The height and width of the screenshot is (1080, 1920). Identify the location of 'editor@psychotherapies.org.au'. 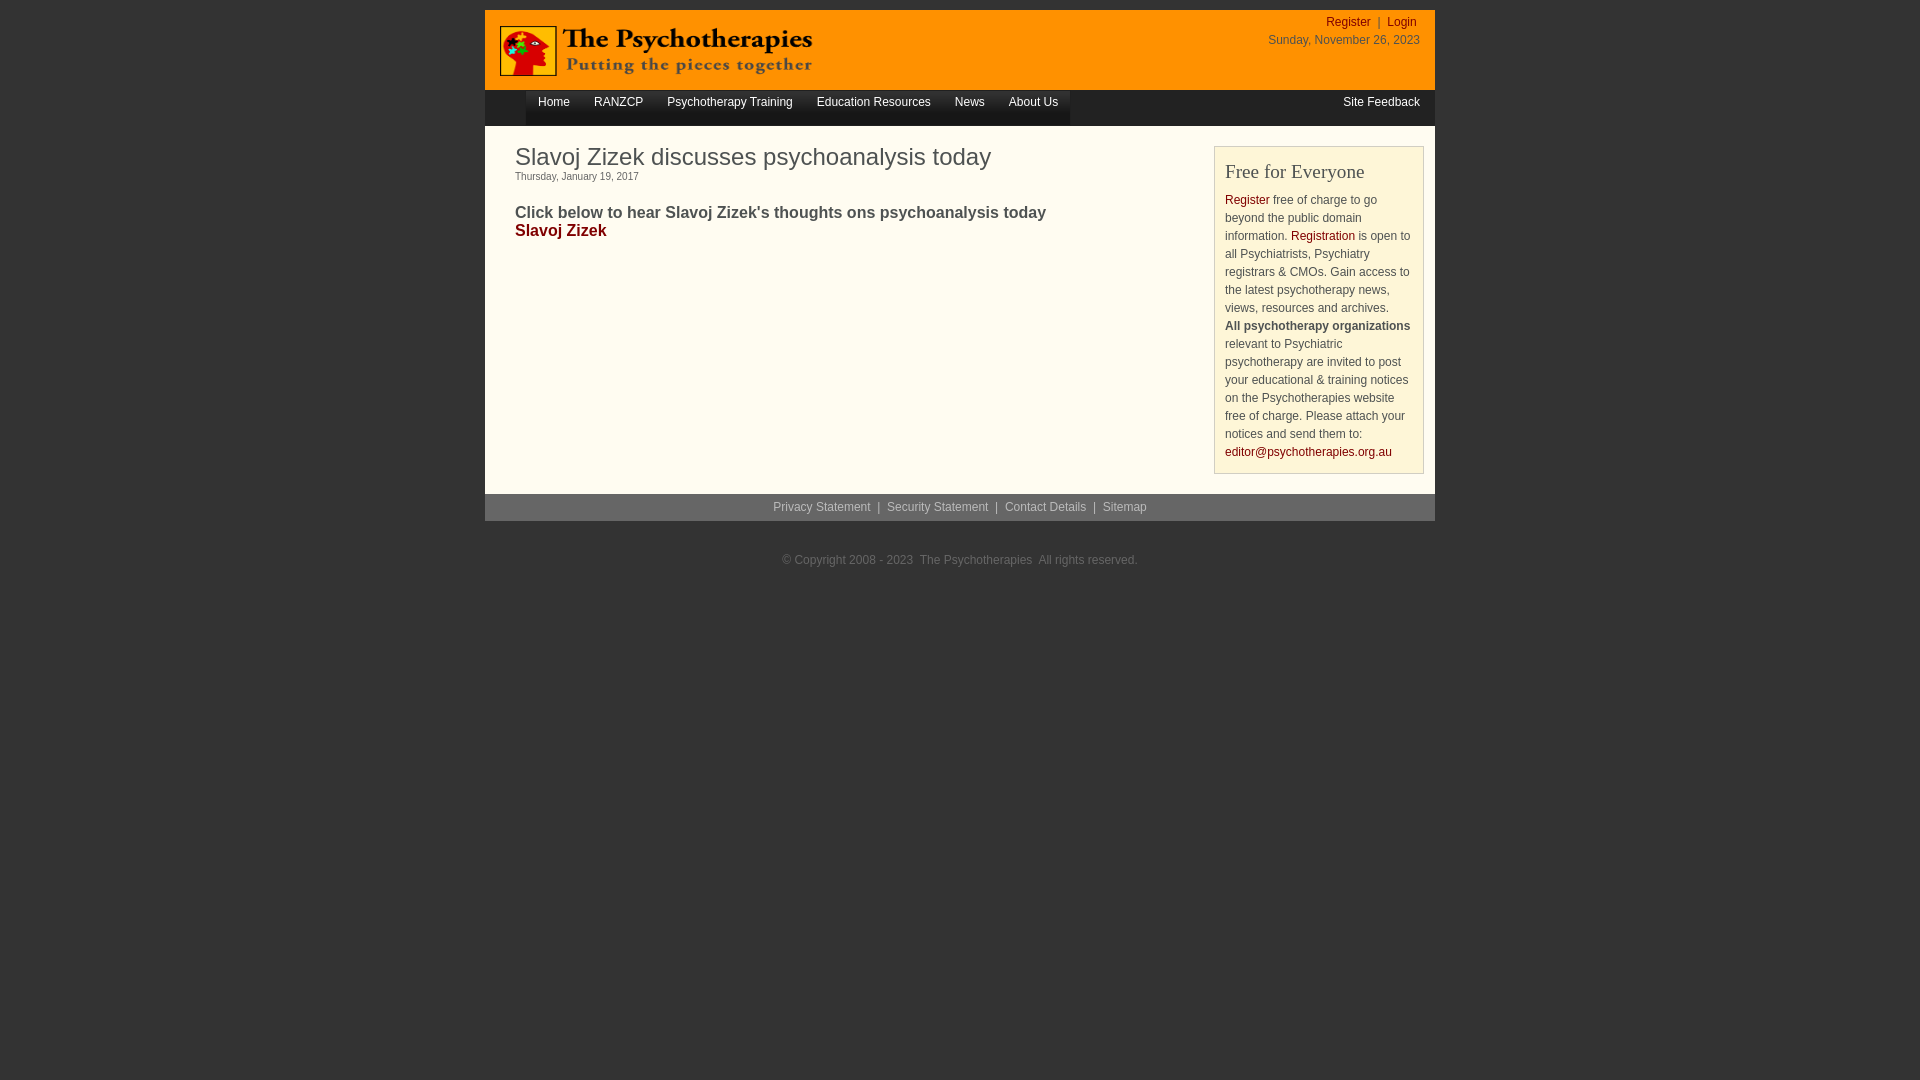
(1308, 451).